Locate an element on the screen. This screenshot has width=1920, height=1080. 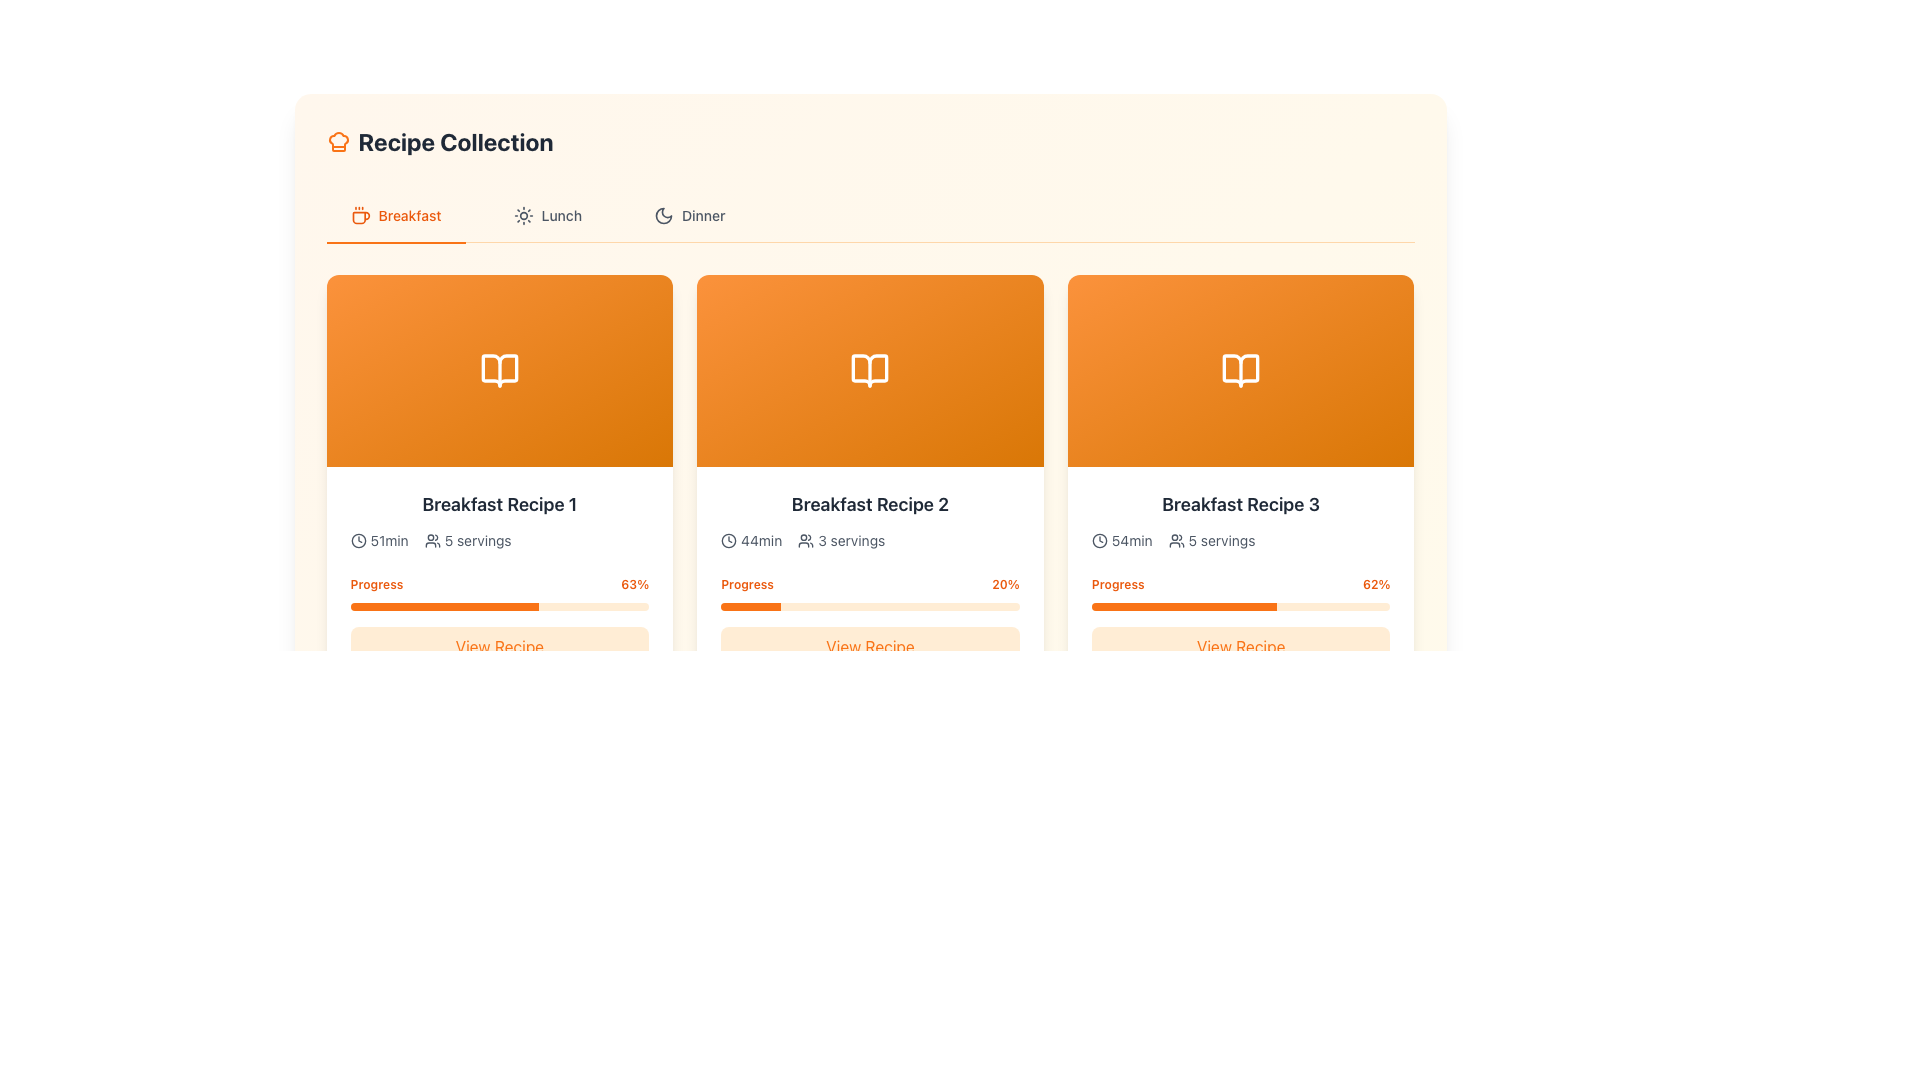
static informative text displaying '54min' and '5 servings' with accompanying icons, located in the card titled 'Breakfast Recipe 3' near the middle, above the 'Progress 62%' text is located at coordinates (1240, 540).